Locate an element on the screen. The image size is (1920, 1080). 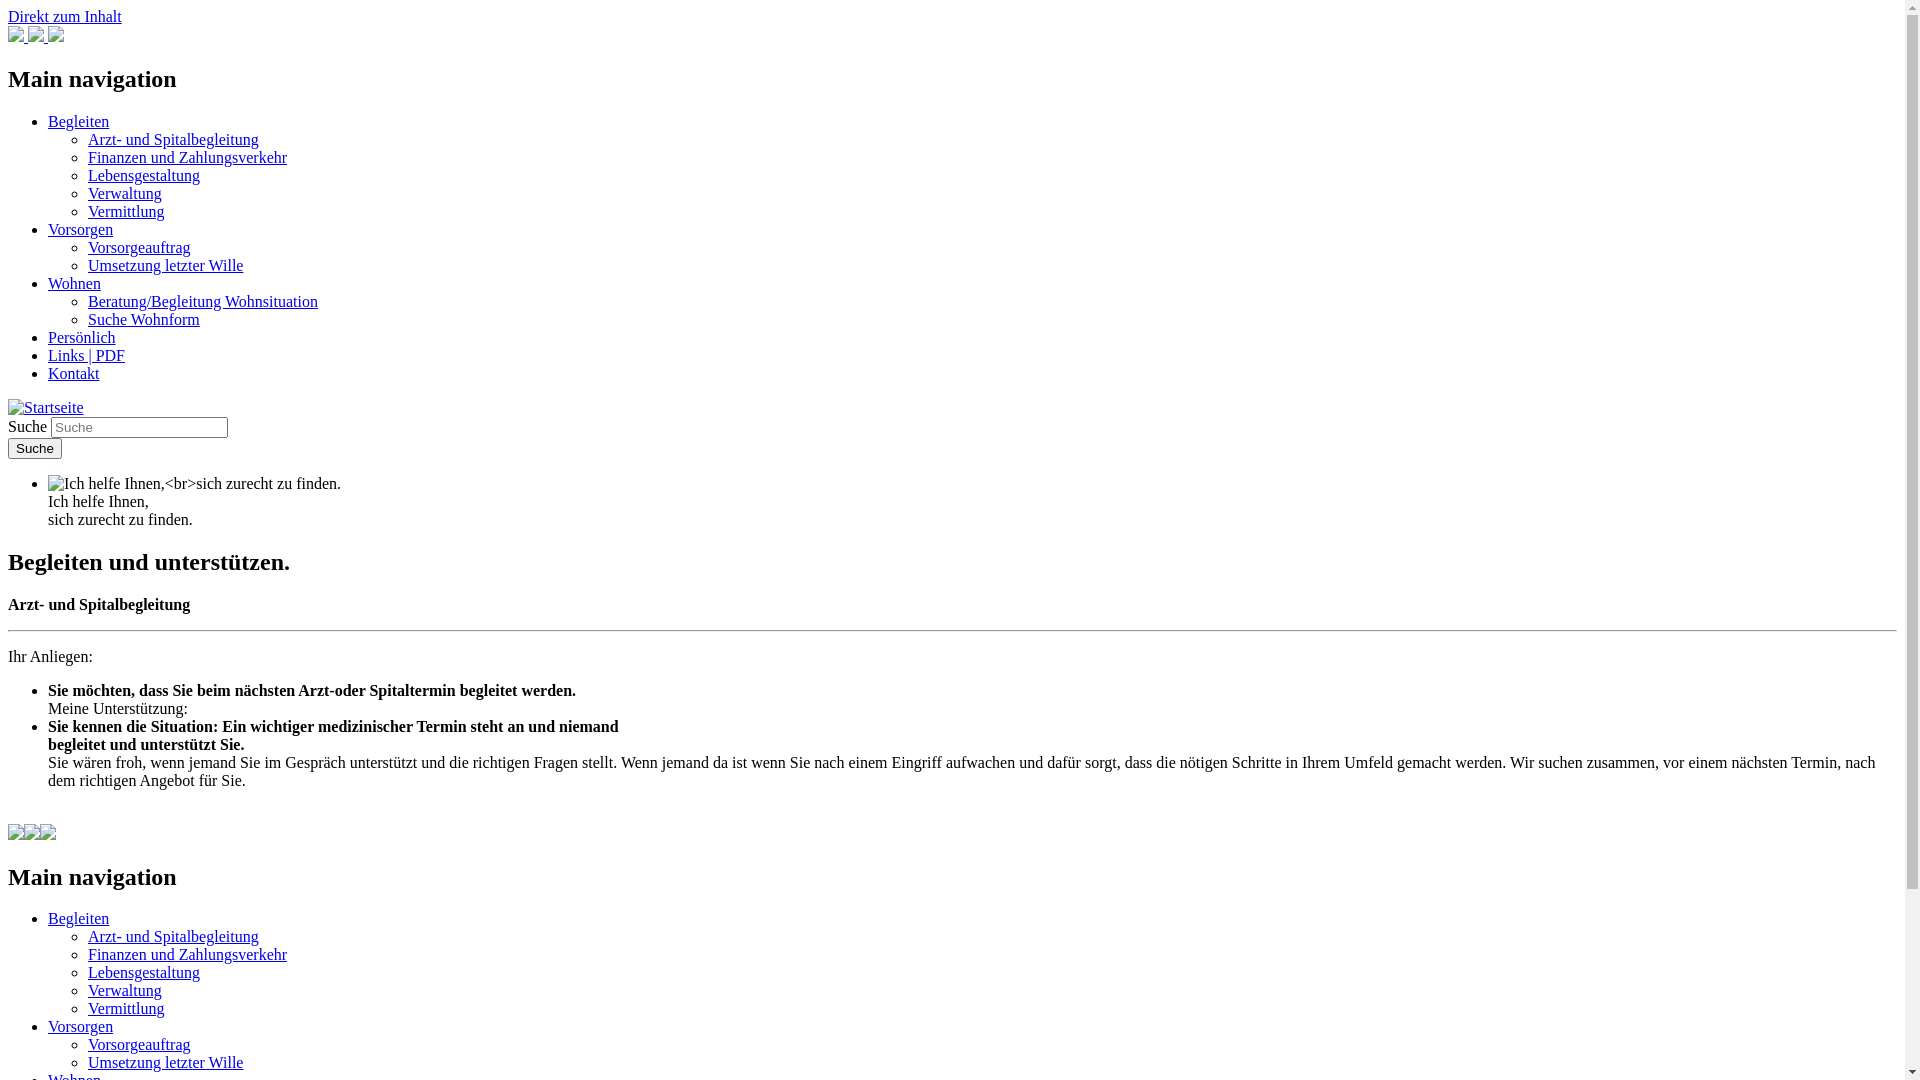
'Vorsorgeauftrag' is located at coordinates (138, 1043).